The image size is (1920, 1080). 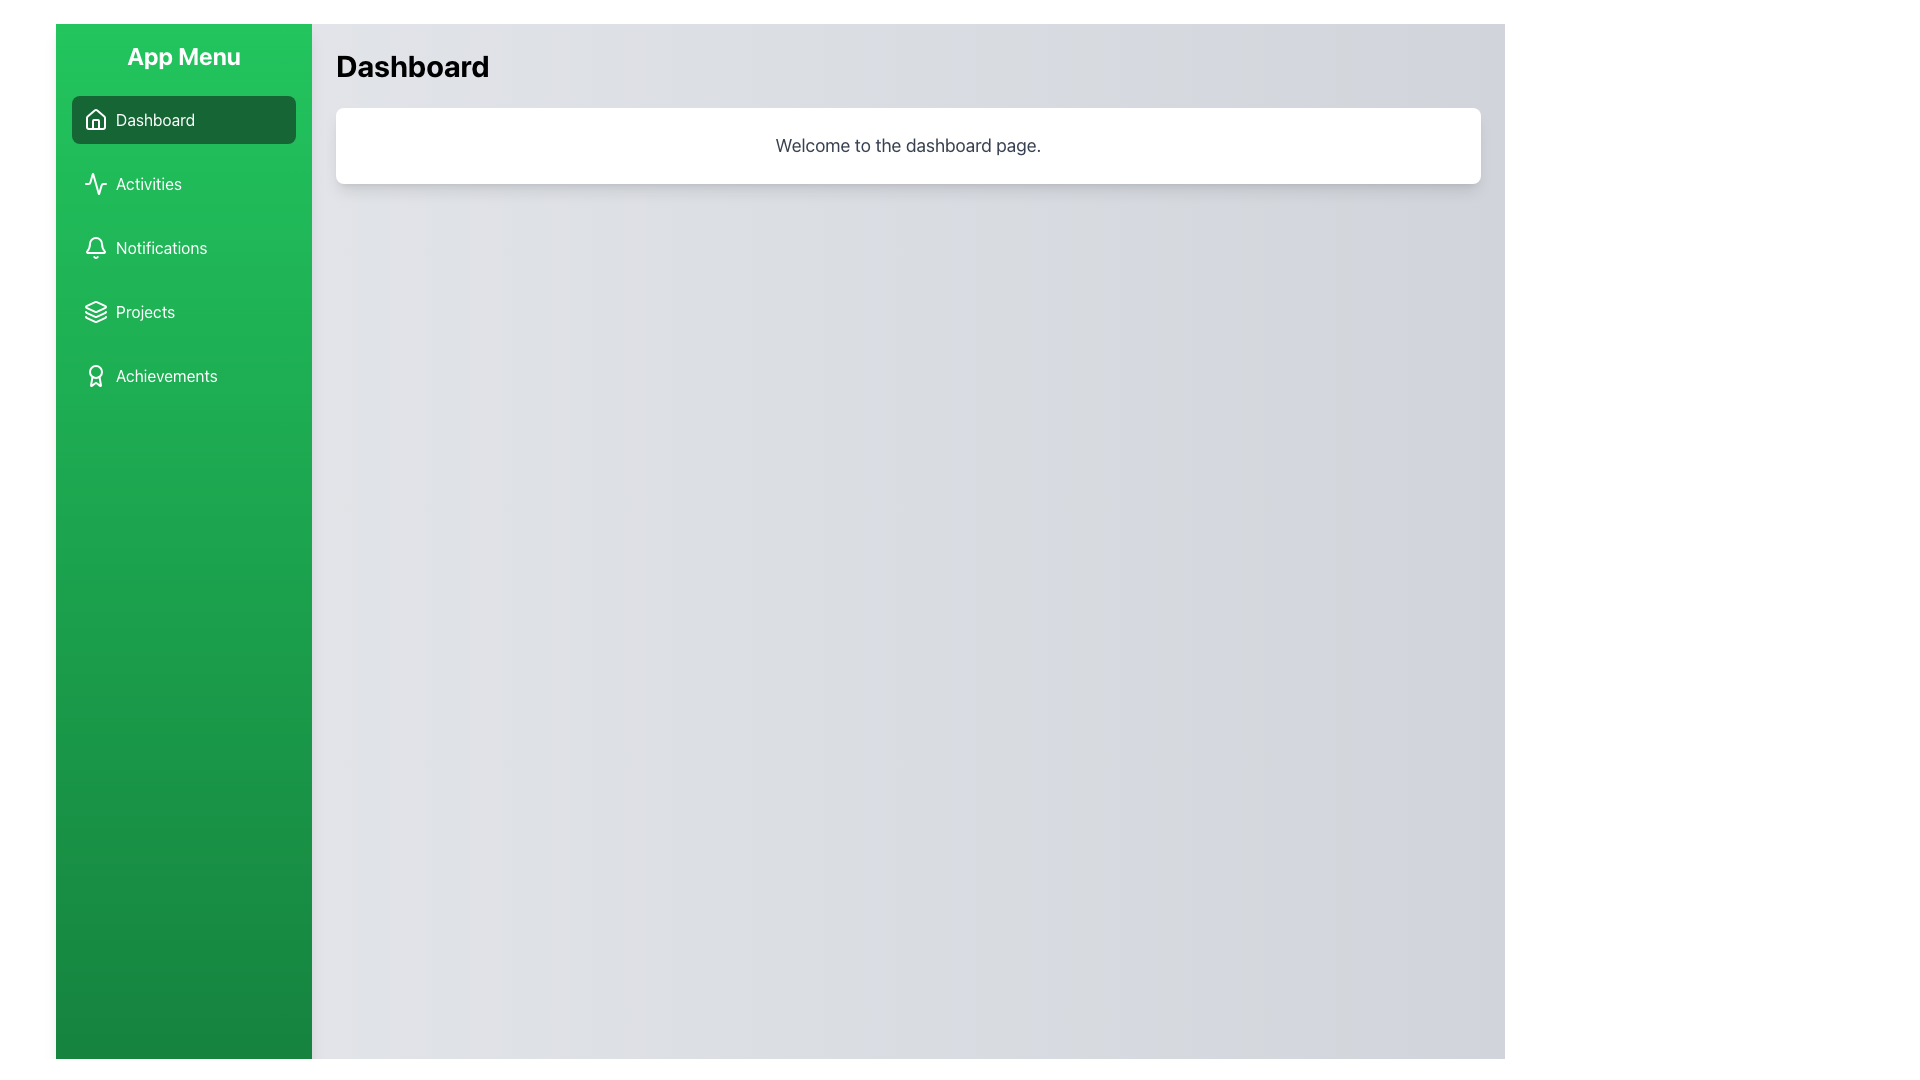 What do you see at coordinates (183, 312) in the screenshot?
I see `the 'Projects' navigation menu item, which is the fourth item` at bounding box center [183, 312].